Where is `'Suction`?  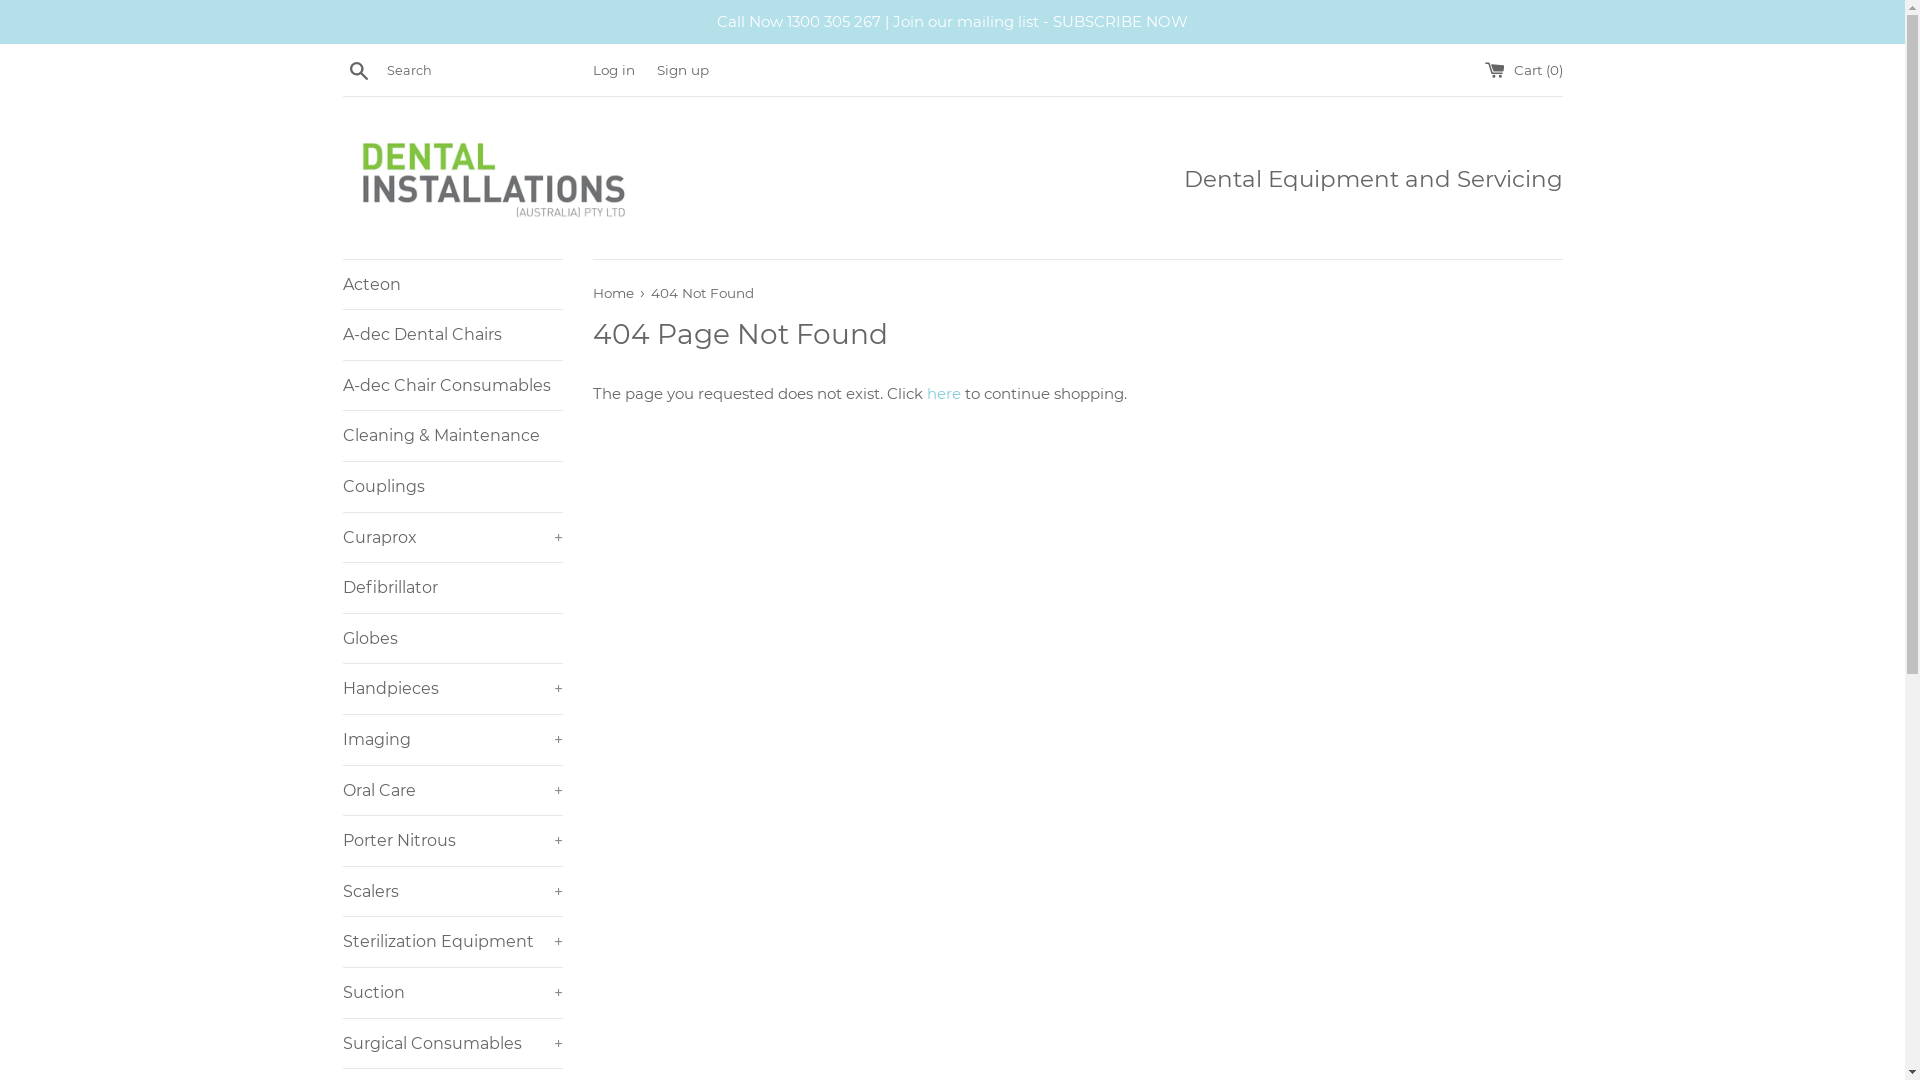 'Suction is located at coordinates (450, 992).